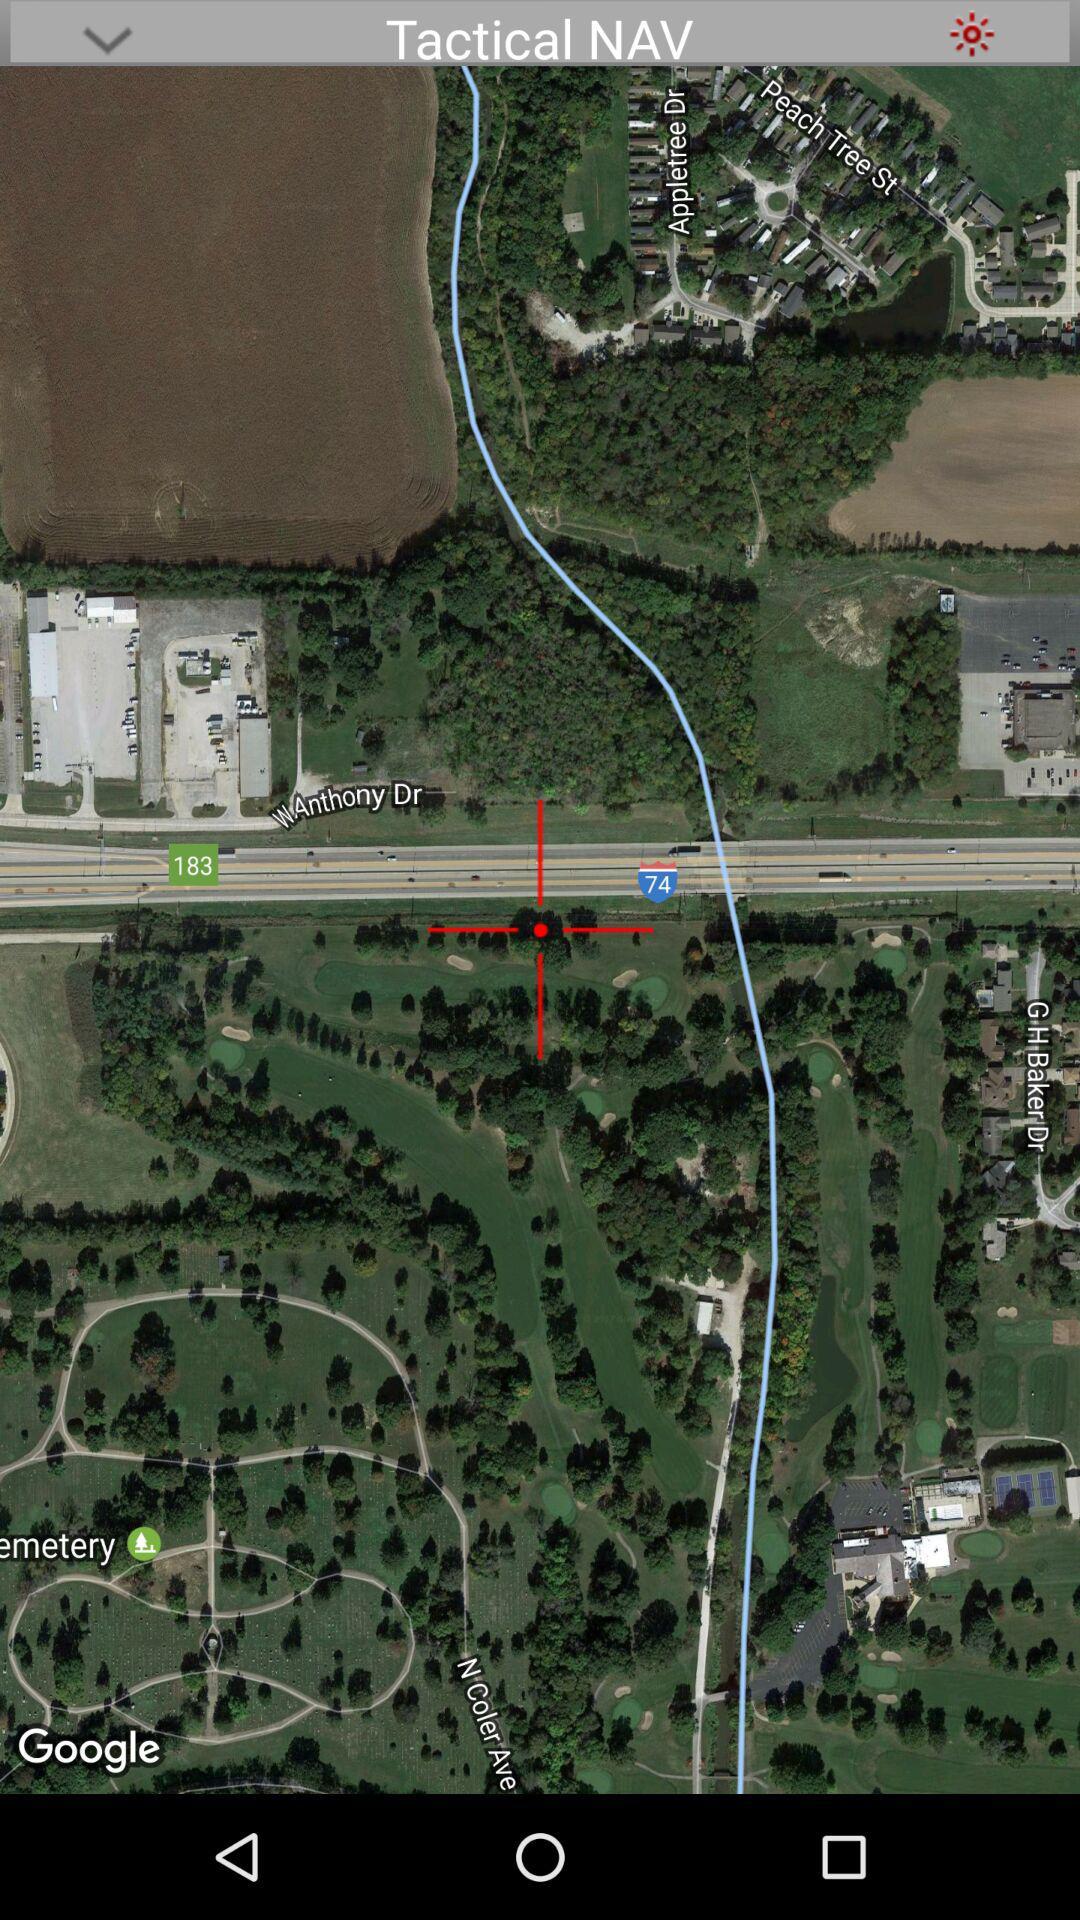 The height and width of the screenshot is (1920, 1080). I want to click on item to the right of tactical nav item, so click(971, 33).